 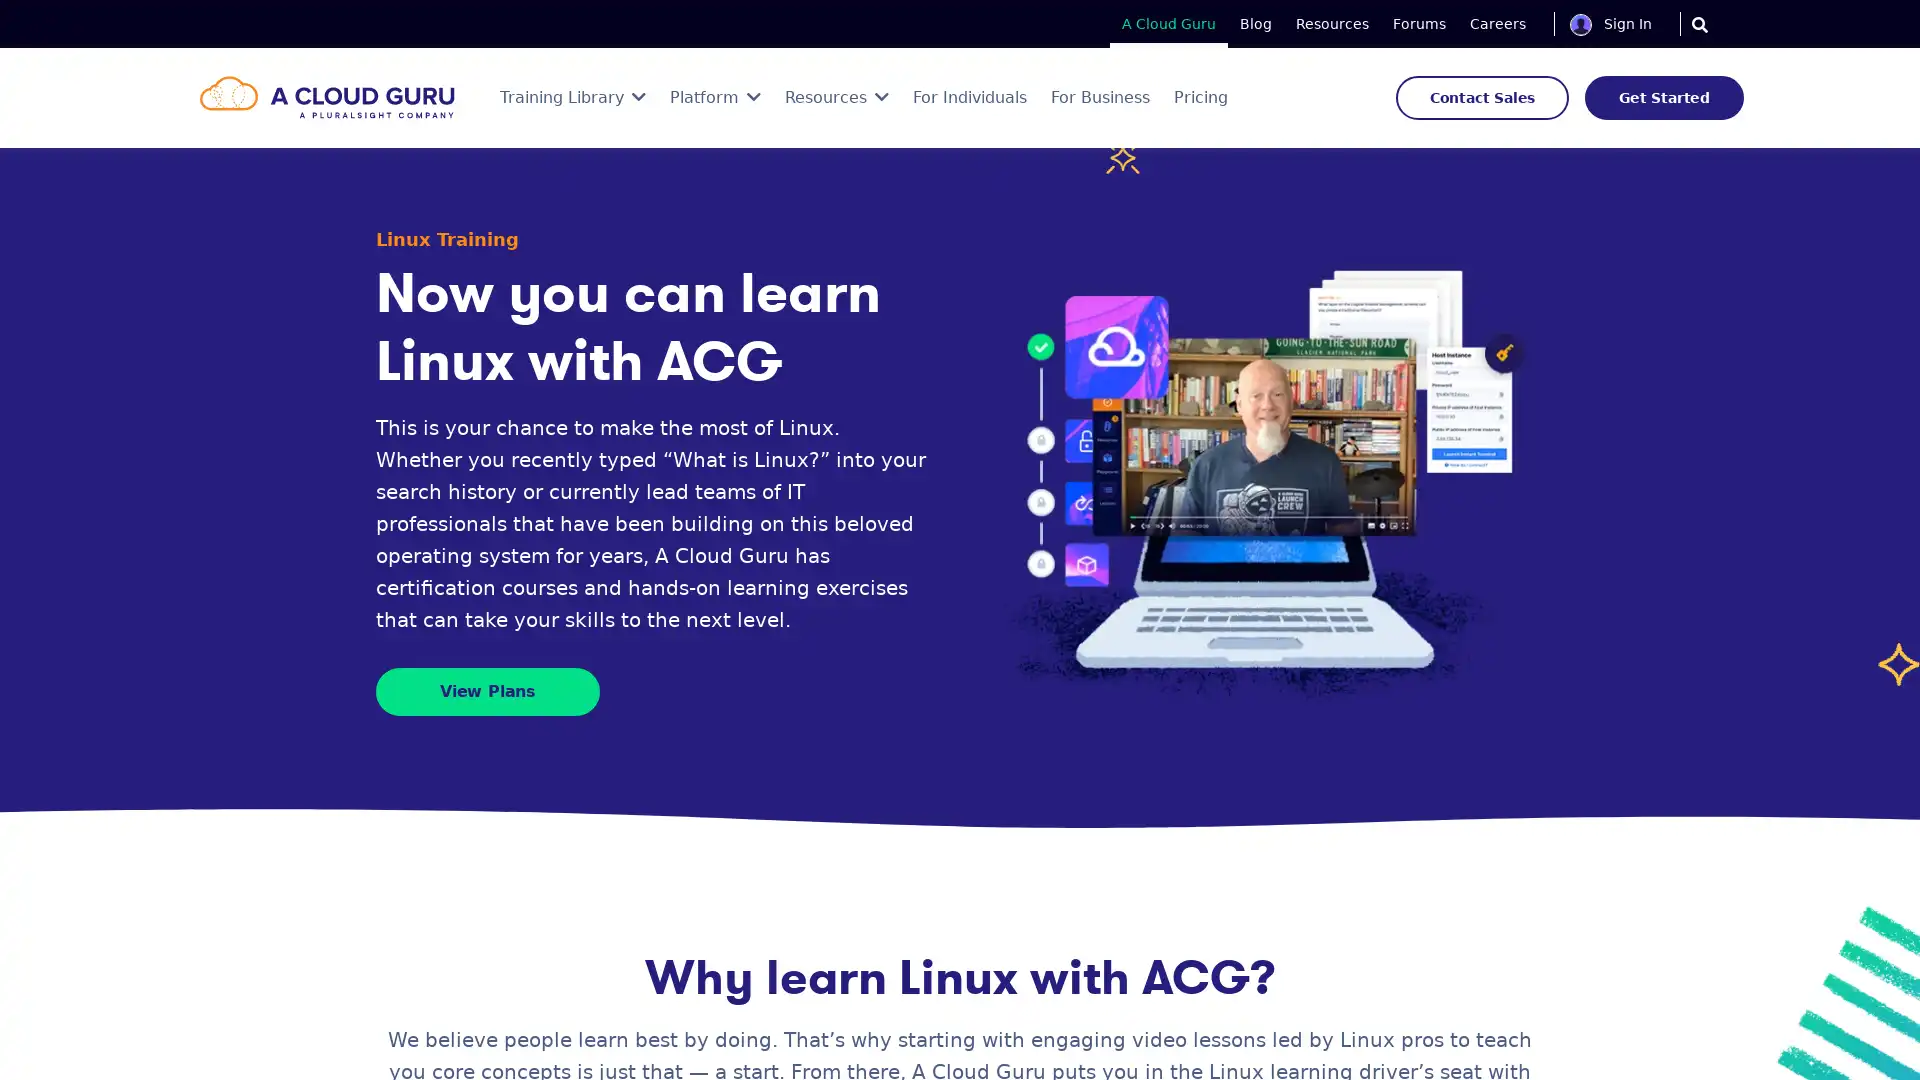 What do you see at coordinates (1361, 1036) in the screenshot?
I see `Save Now` at bounding box center [1361, 1036].